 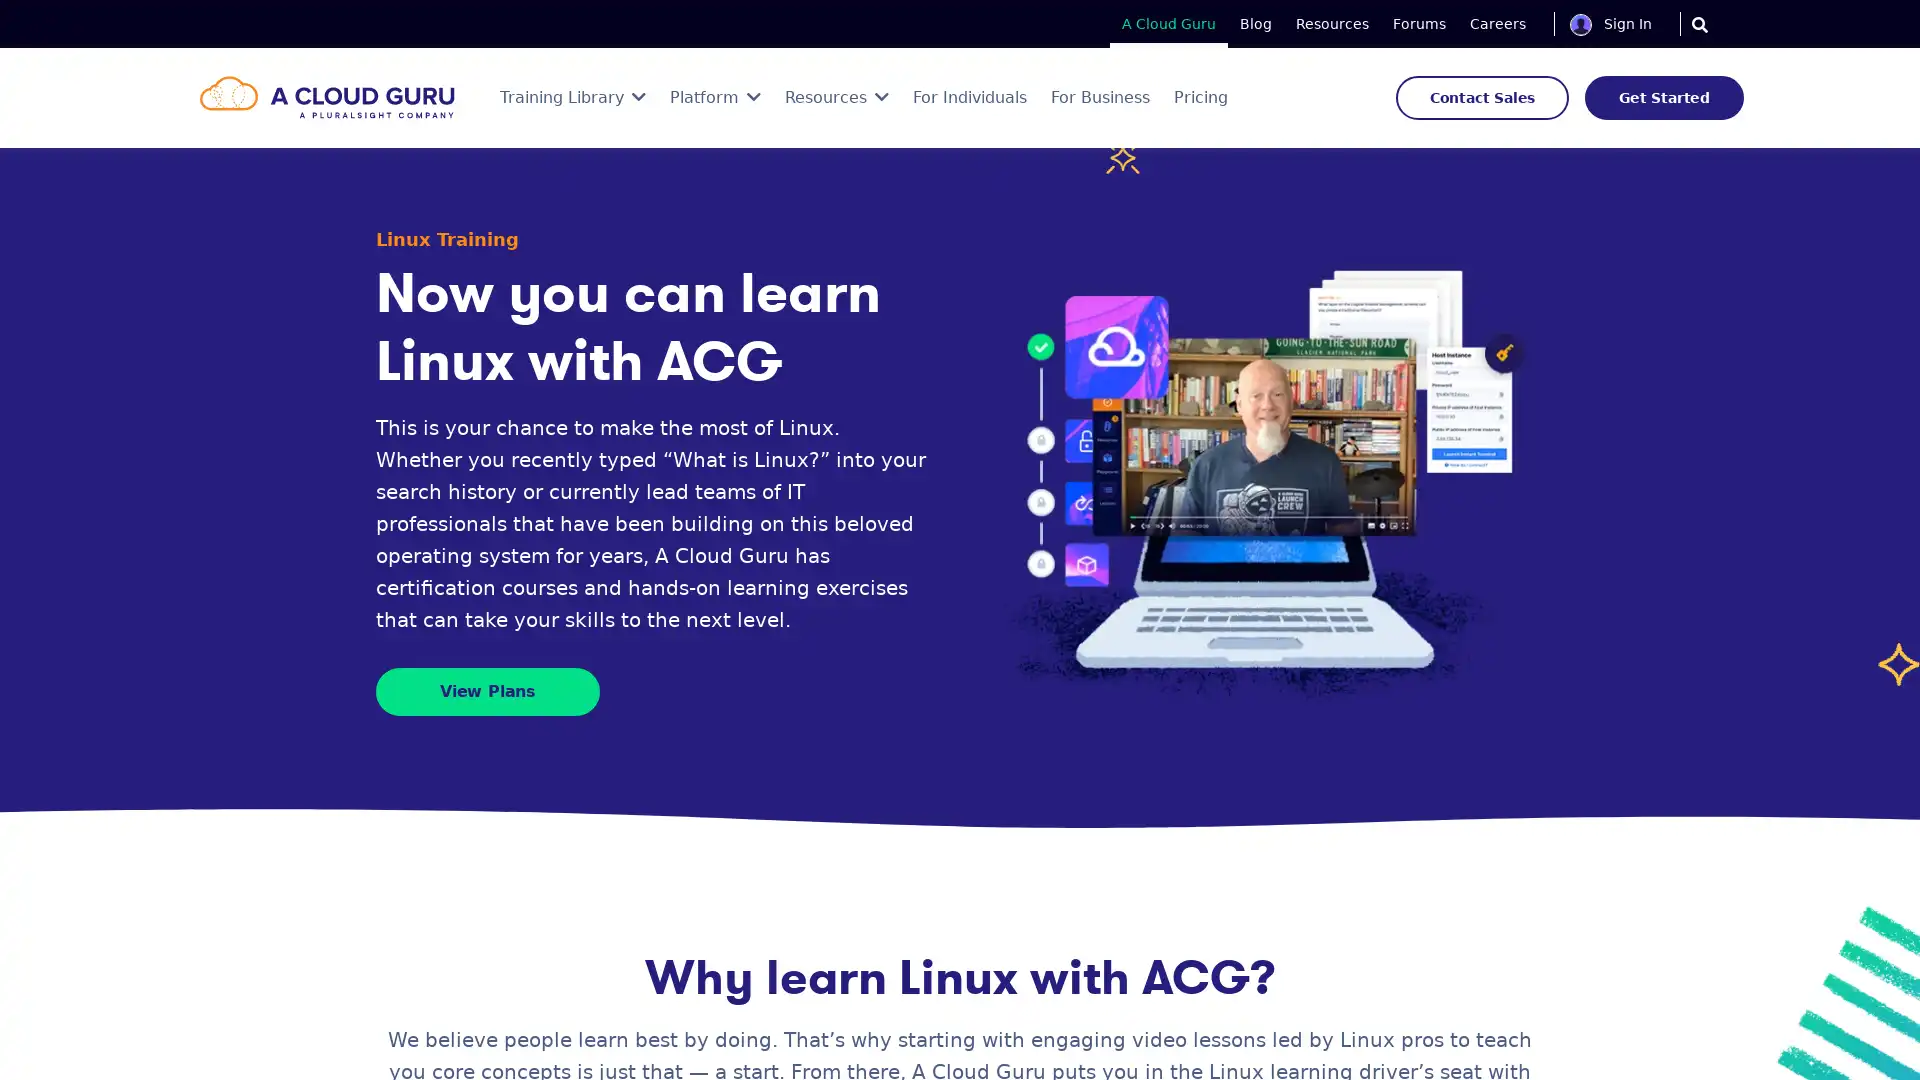 What do you see at coordinates (1361, 1036) in the screenshot?
I see `Save Now` at bounding box center [1361, 1036].